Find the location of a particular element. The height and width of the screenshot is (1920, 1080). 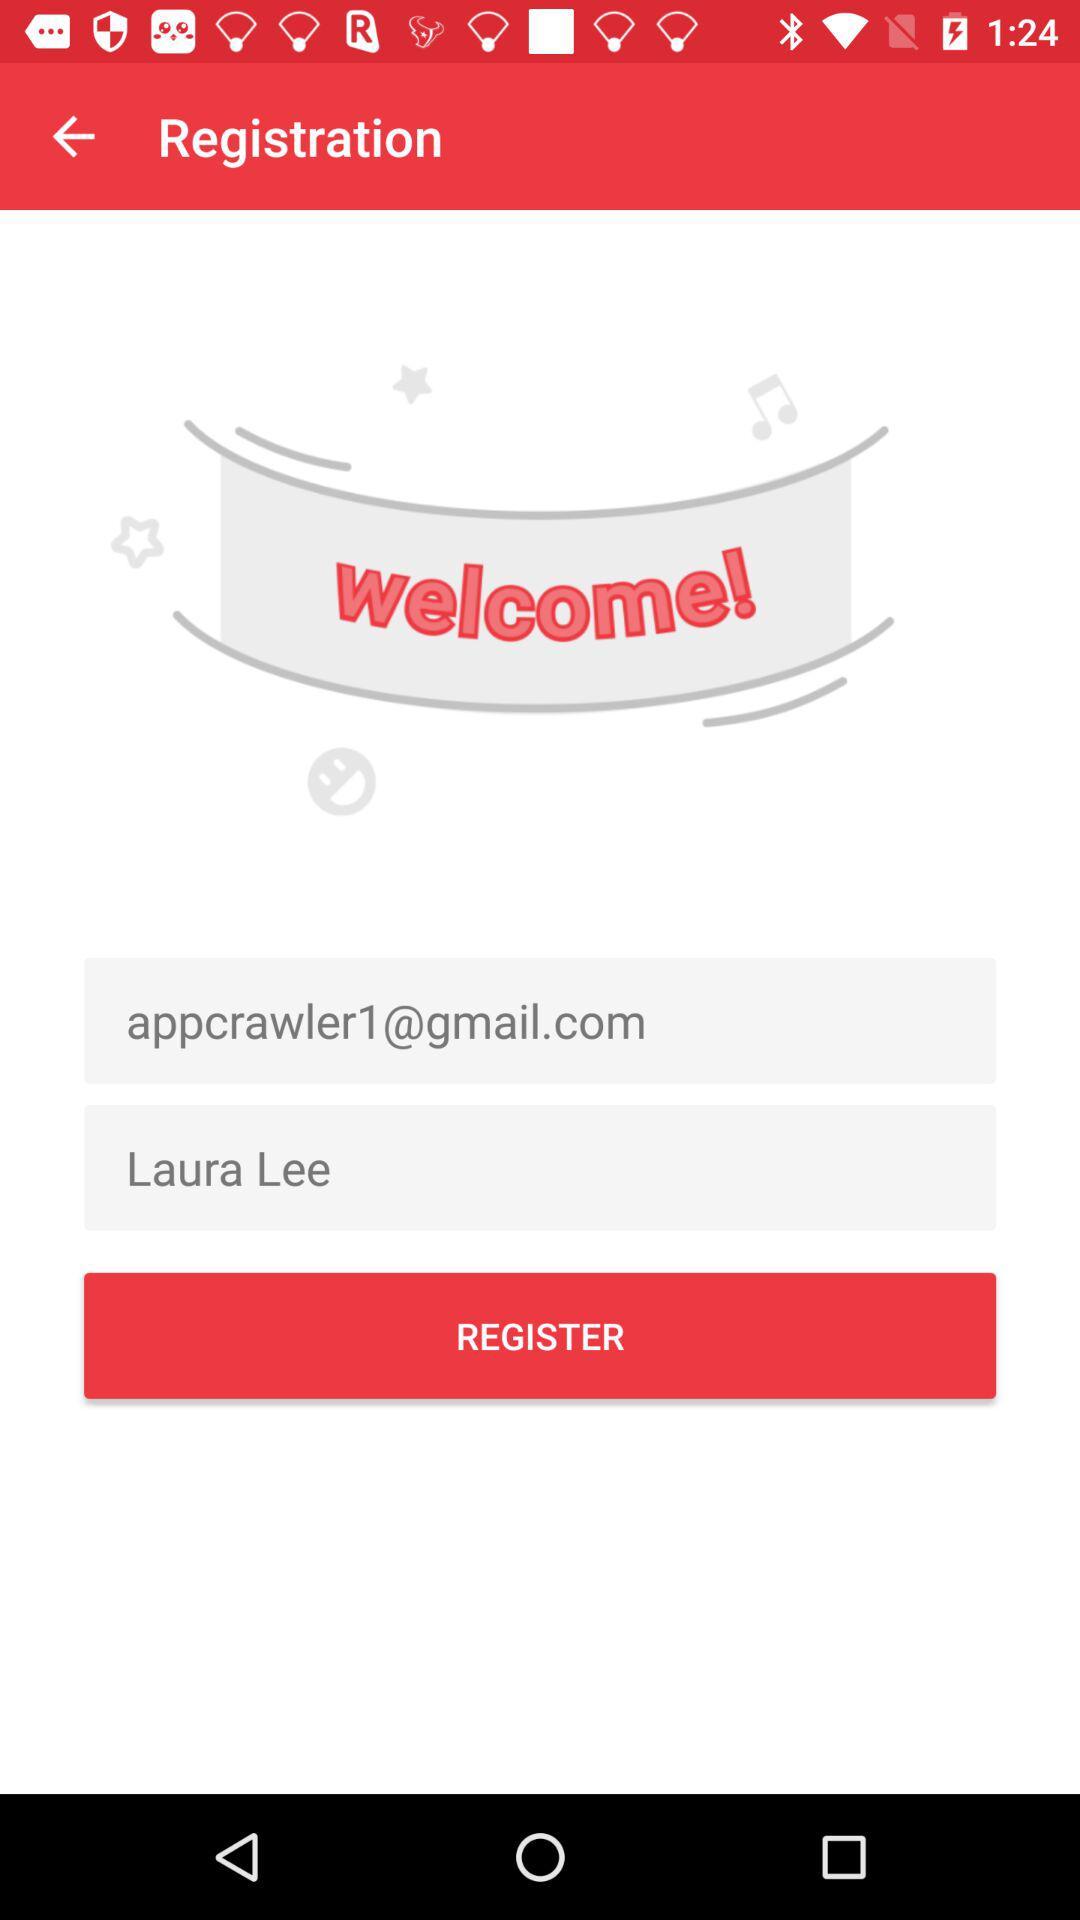

the item below the appcrawler1@gmail.com item is located at coordinates (540, 1167).